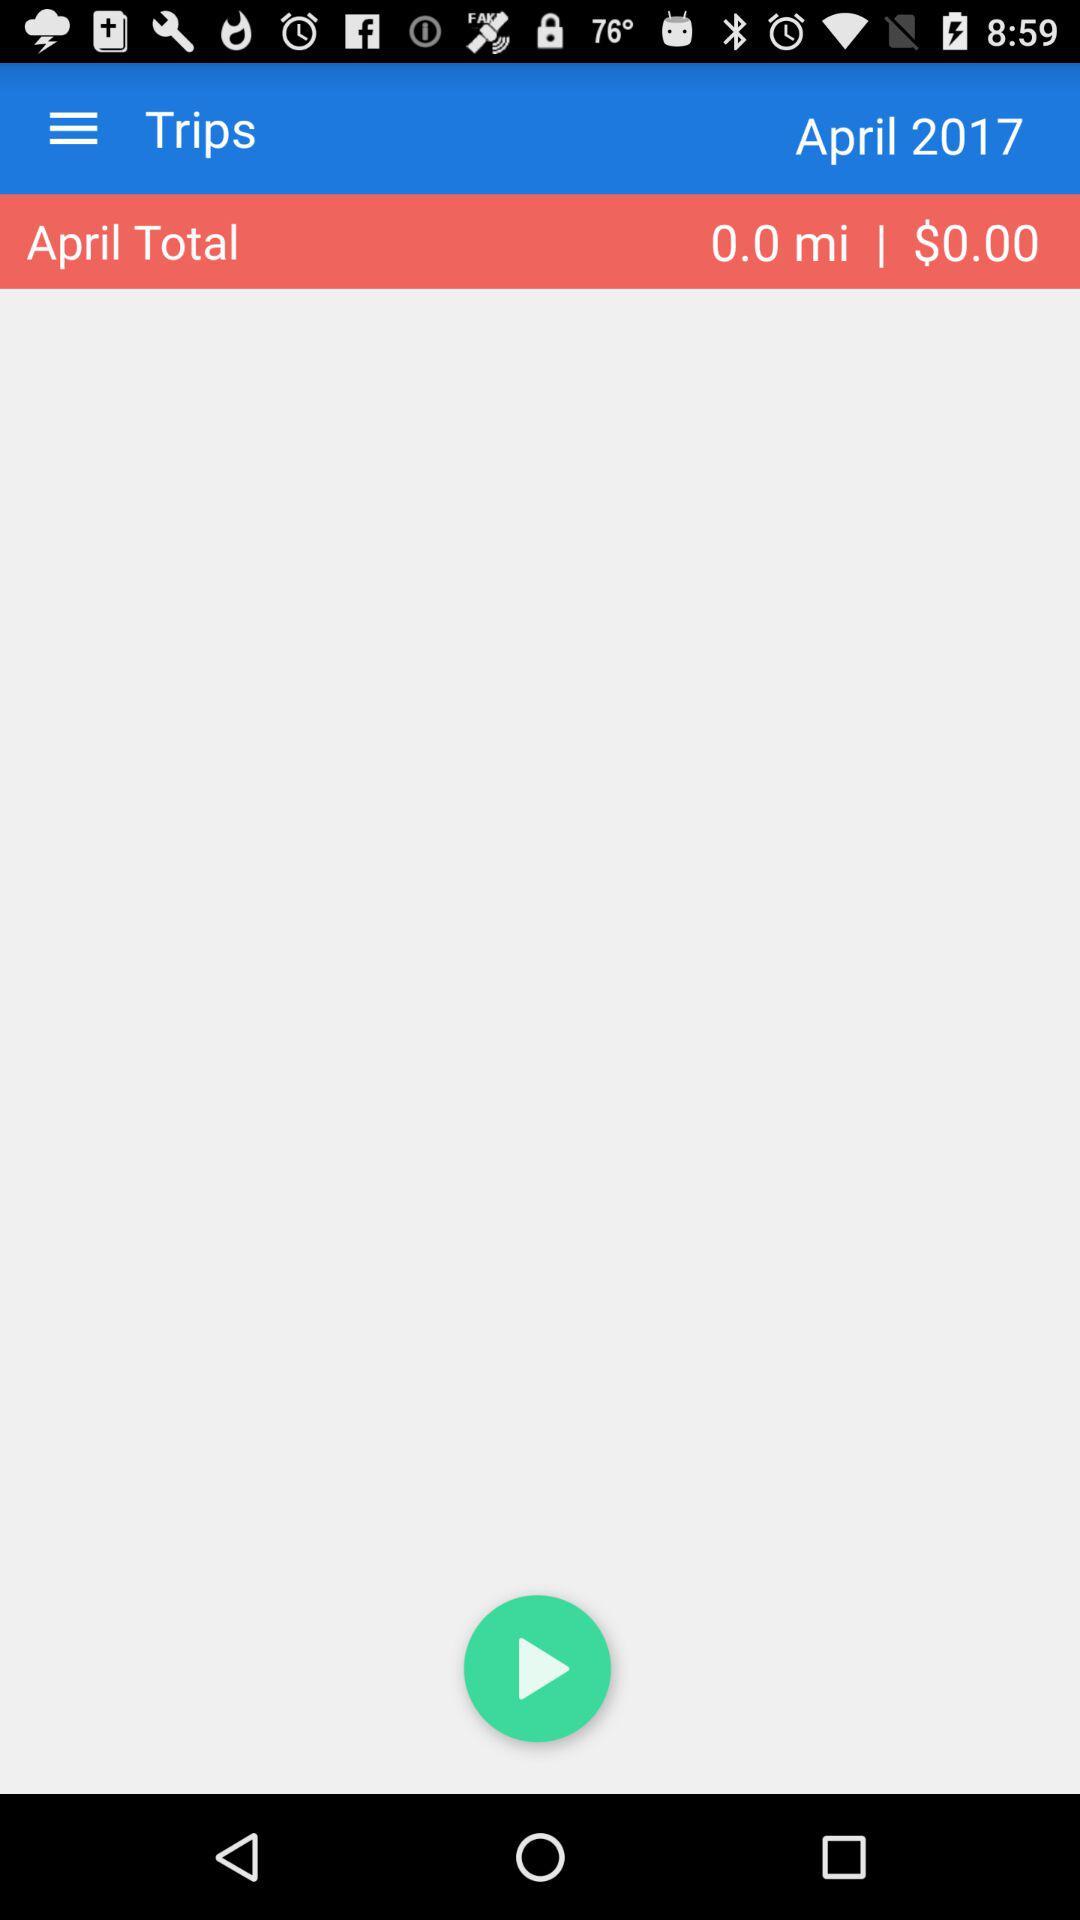  Describe the element at coordinates (181, 127) in the screenshot. I see `the icon next to april 2017 item` at that location.